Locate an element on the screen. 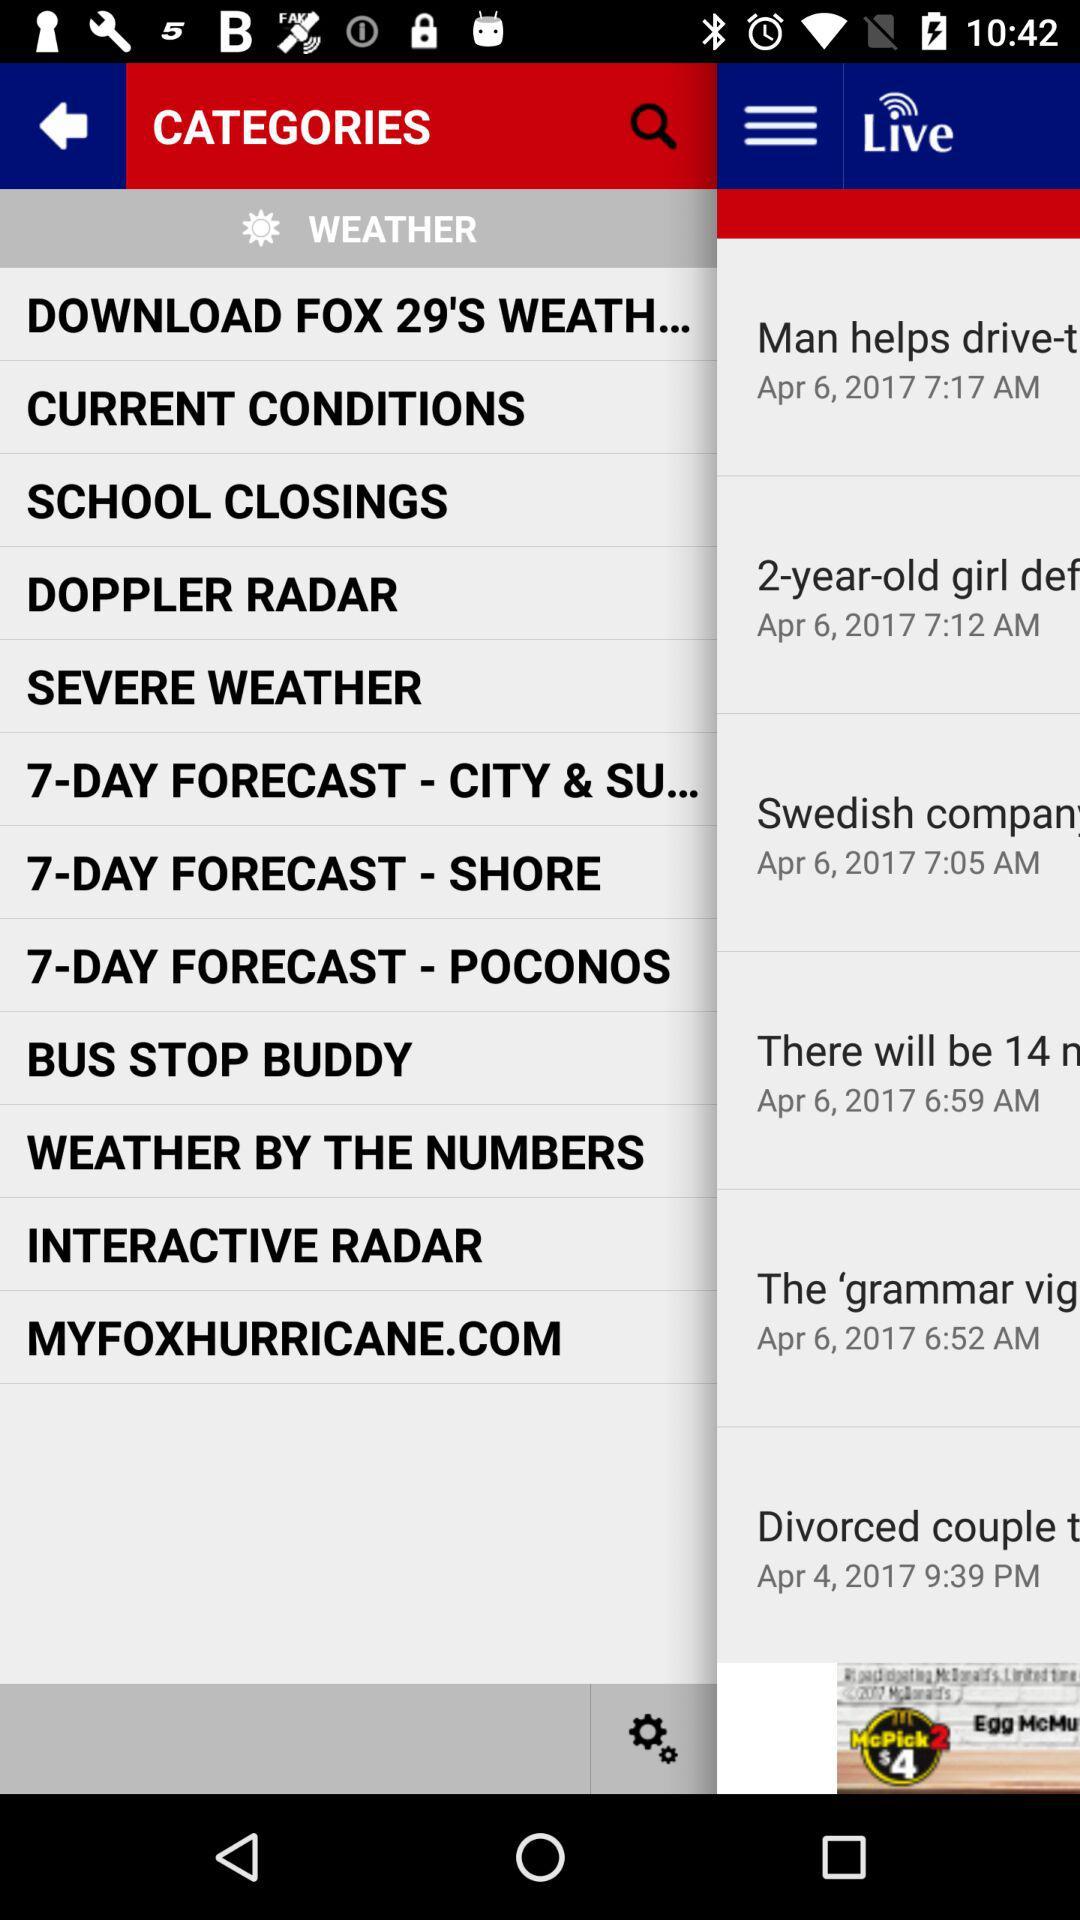  search is located at coordinates (654, 124).